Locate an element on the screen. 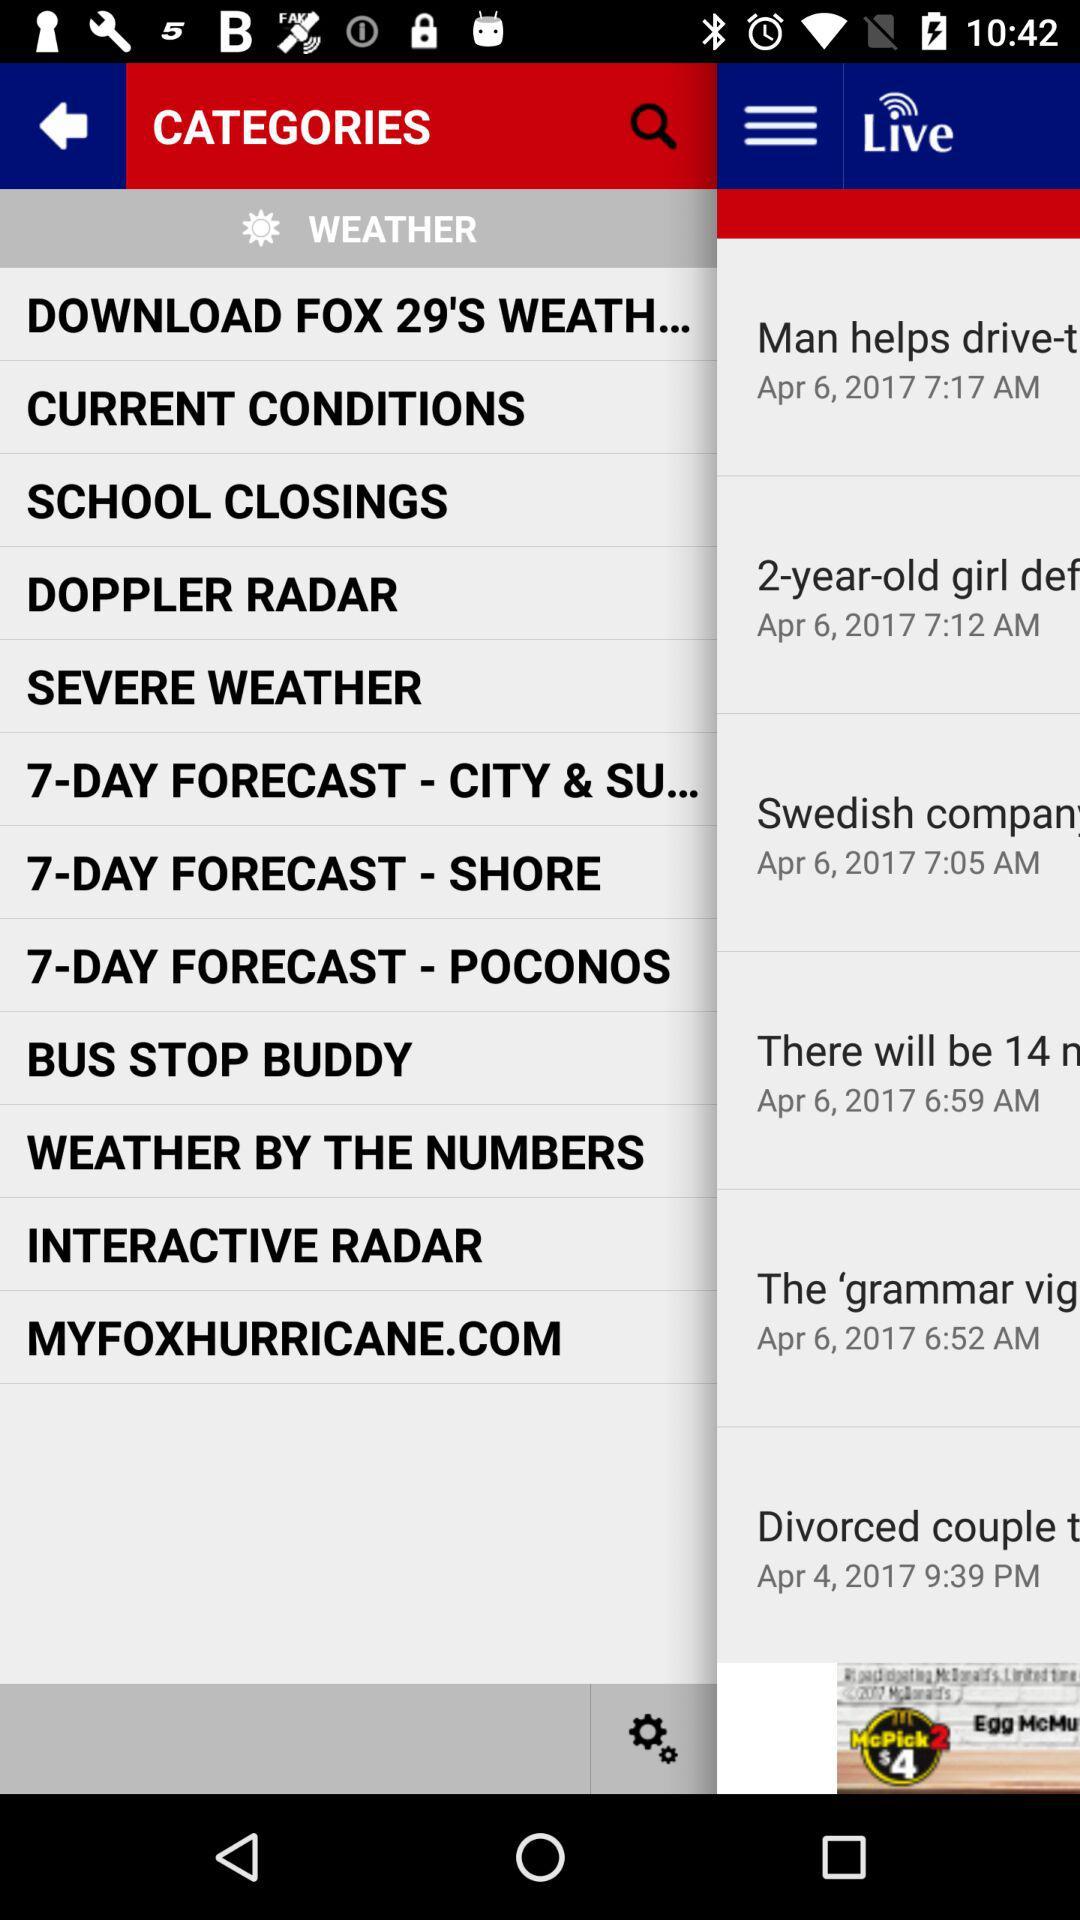  search is located at coordinates (654, 124).